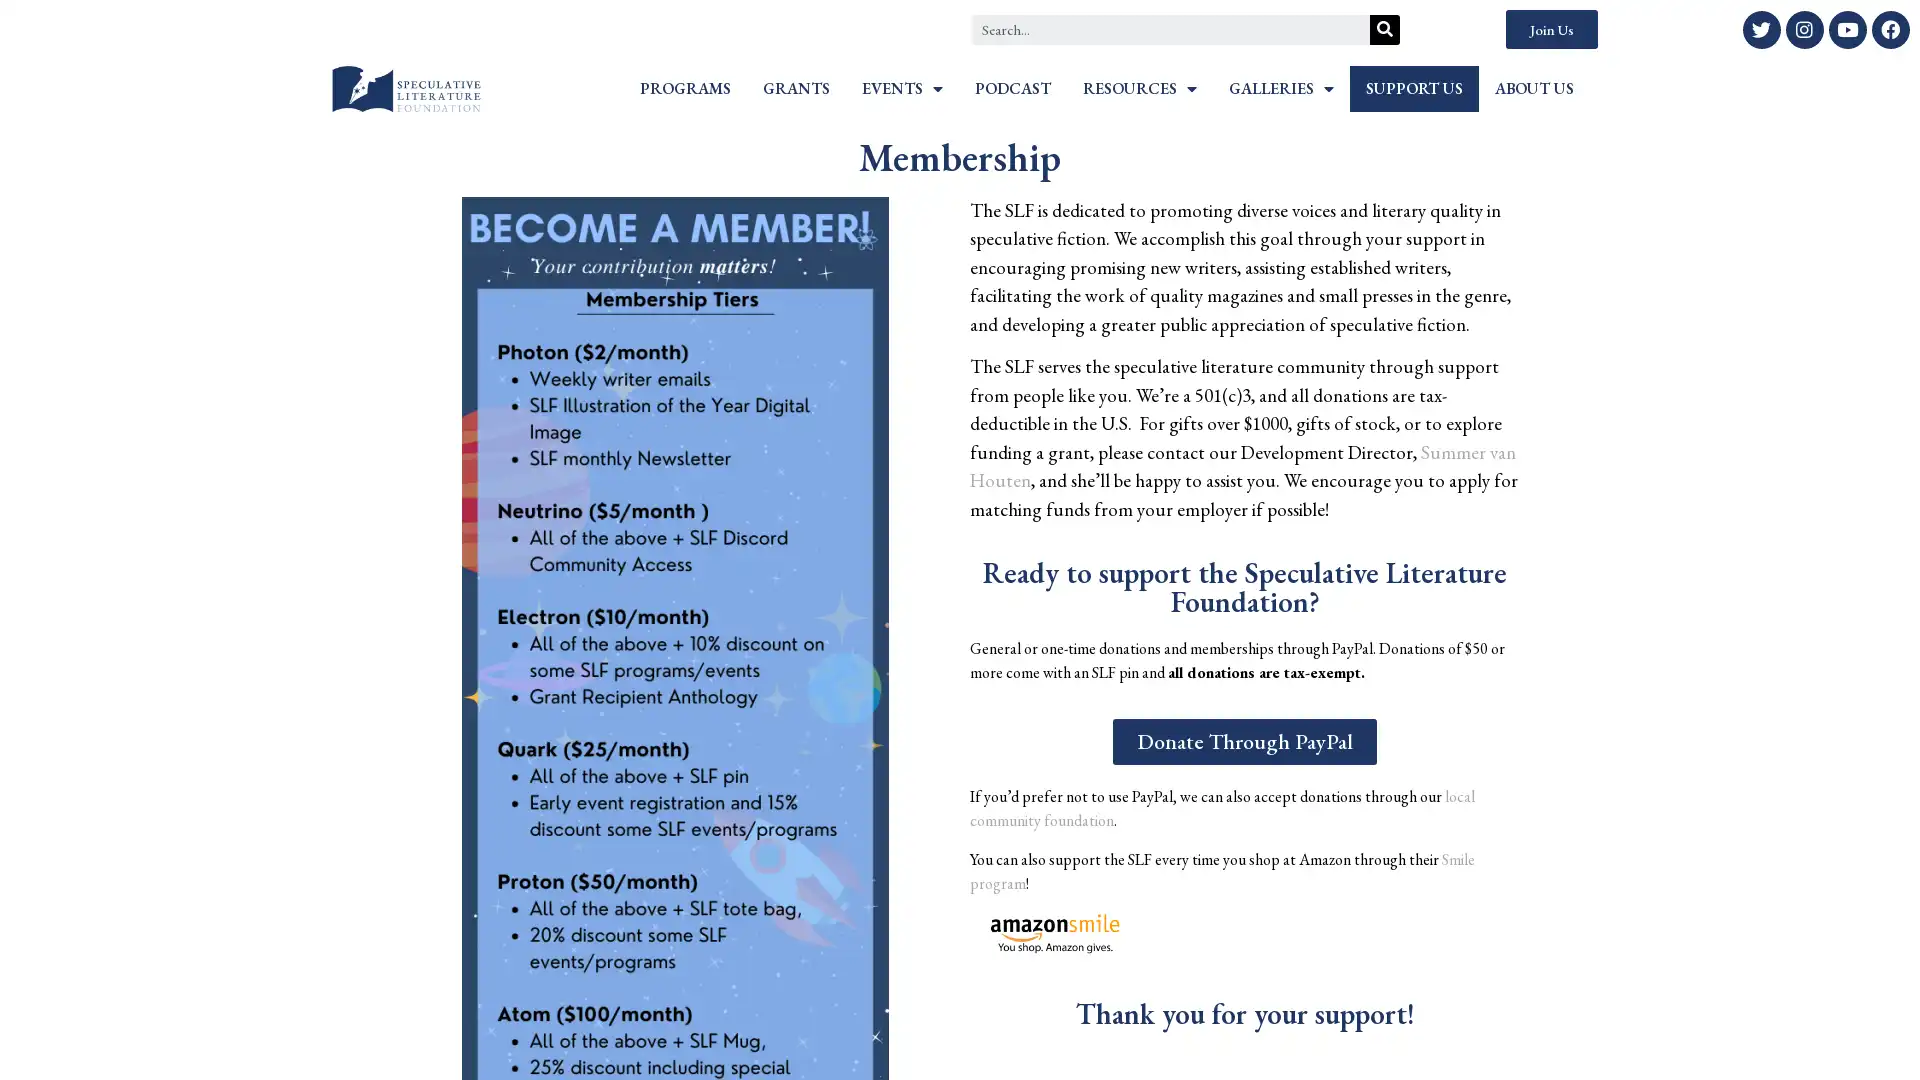  I want to click on Join Us, so click(1550, 29).